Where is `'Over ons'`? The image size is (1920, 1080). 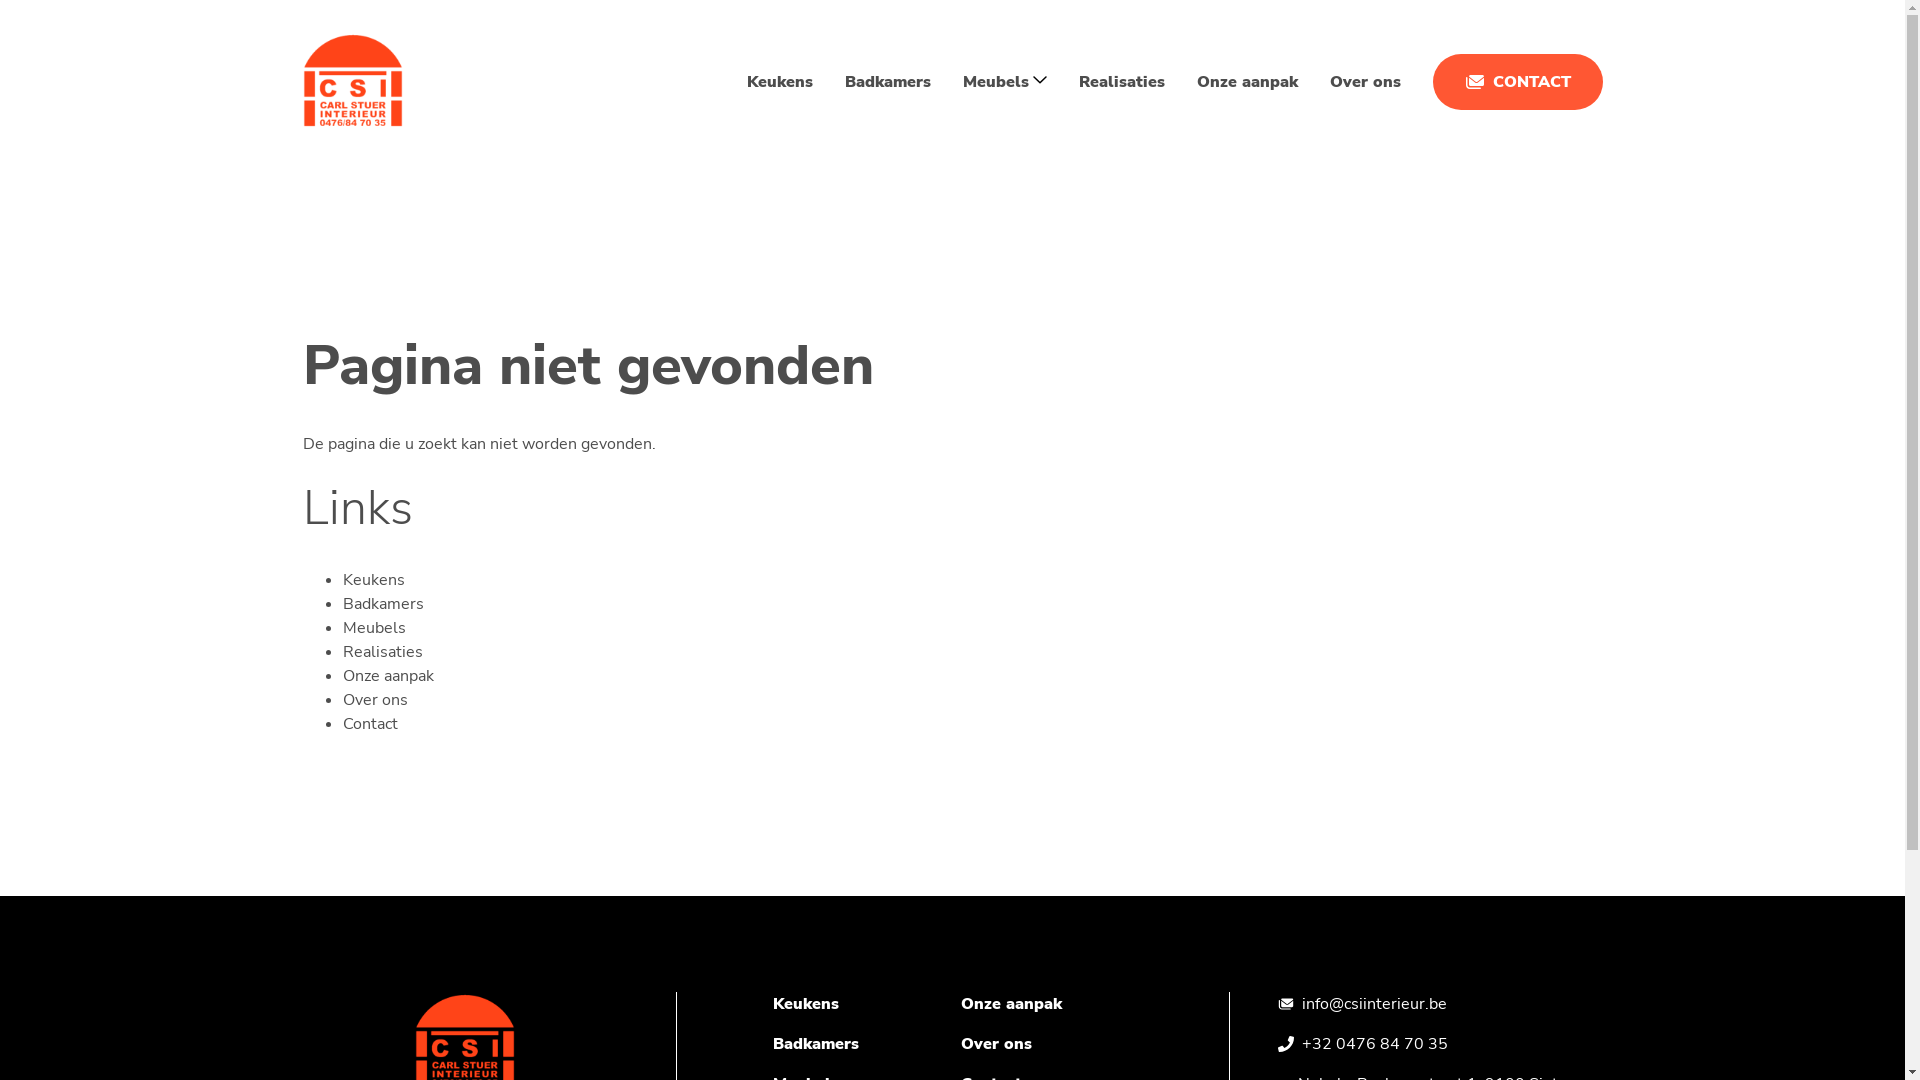 'Over ons' is located at coordinates (1329, 80).